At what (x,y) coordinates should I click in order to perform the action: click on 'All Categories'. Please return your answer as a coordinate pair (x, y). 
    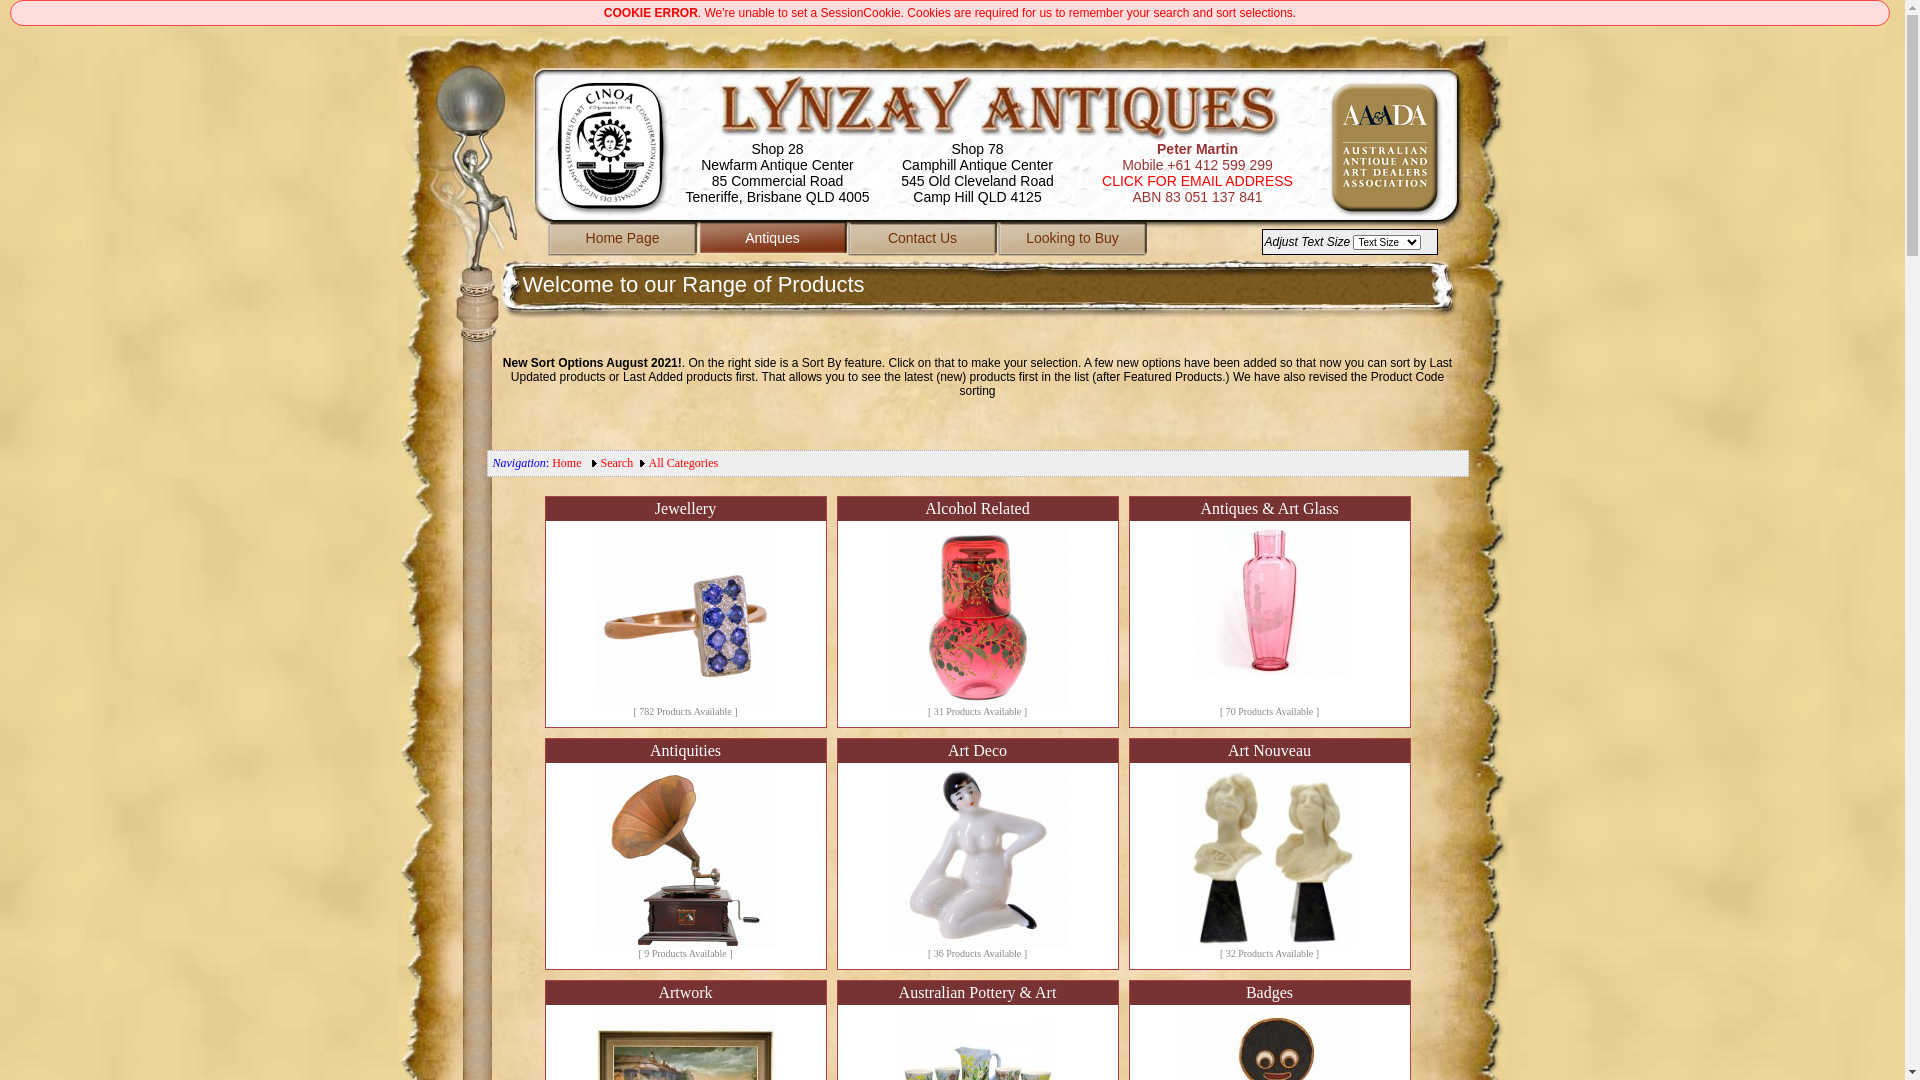
    Looking at the image, I should click on (683, 462).